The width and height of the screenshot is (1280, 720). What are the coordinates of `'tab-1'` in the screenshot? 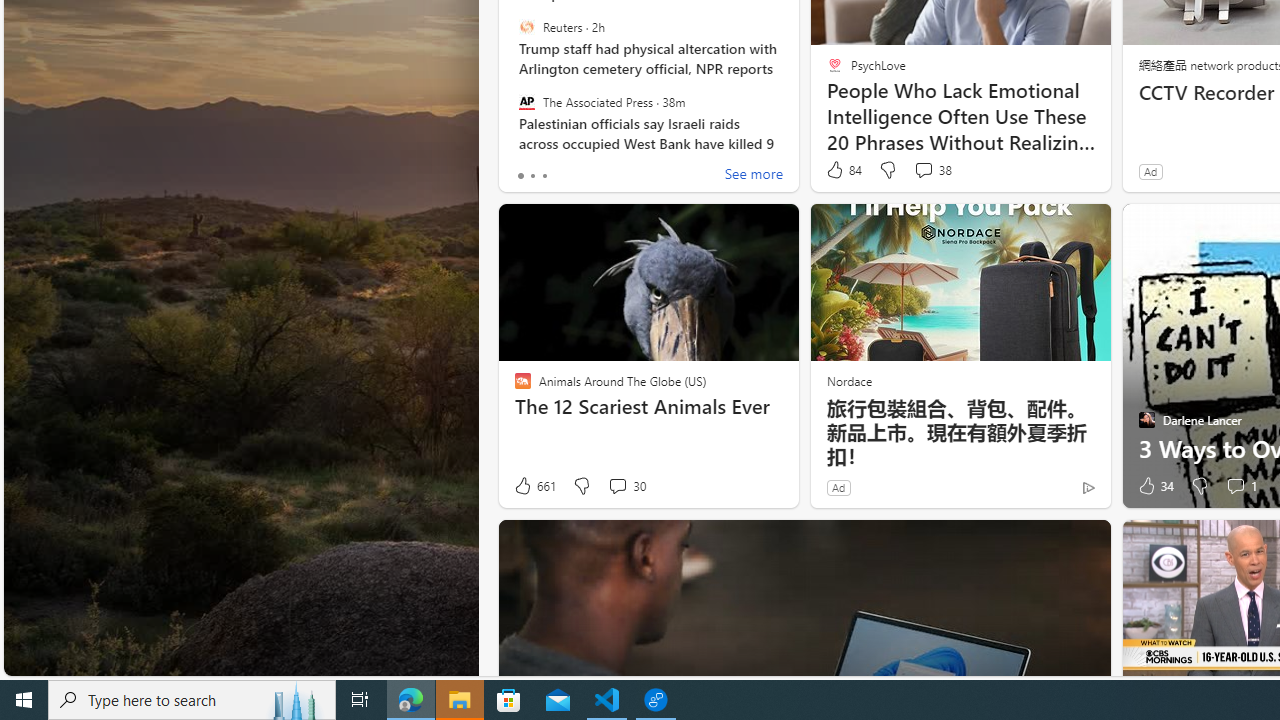 It's located at (532, 175).